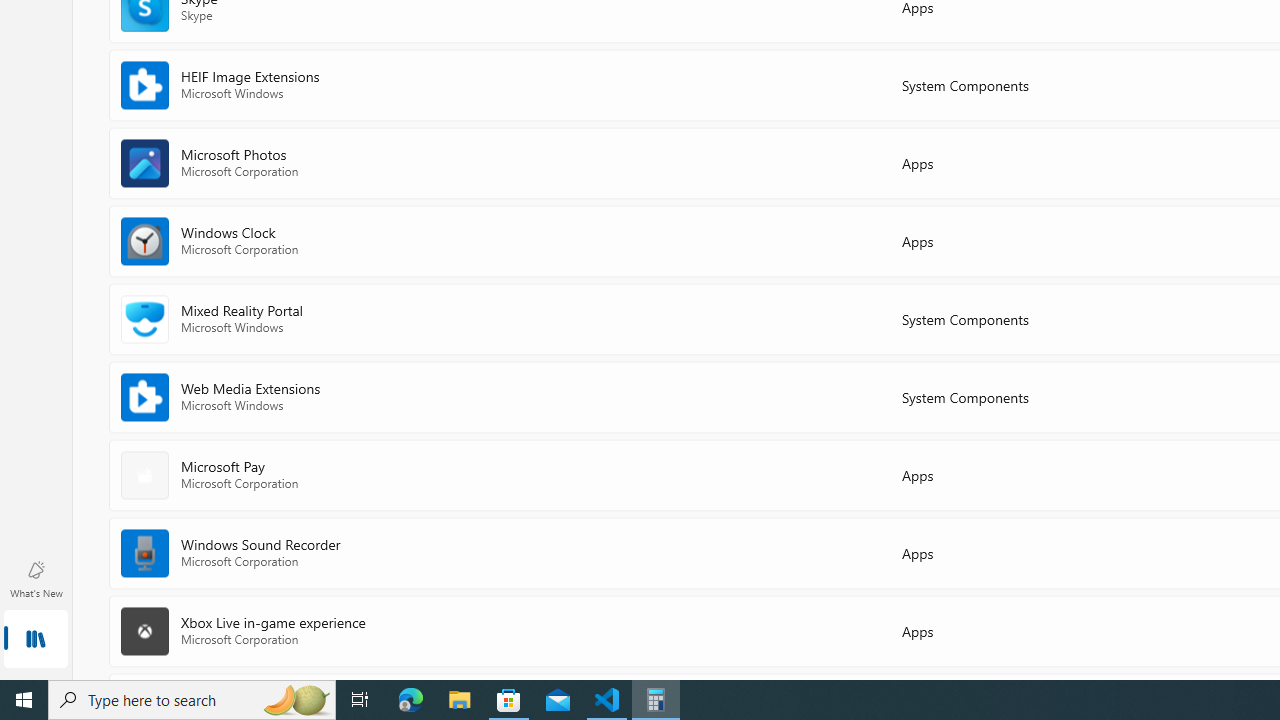 This screenshot has height=720, width=1280. I want to click on 'What', so click(35, 578).